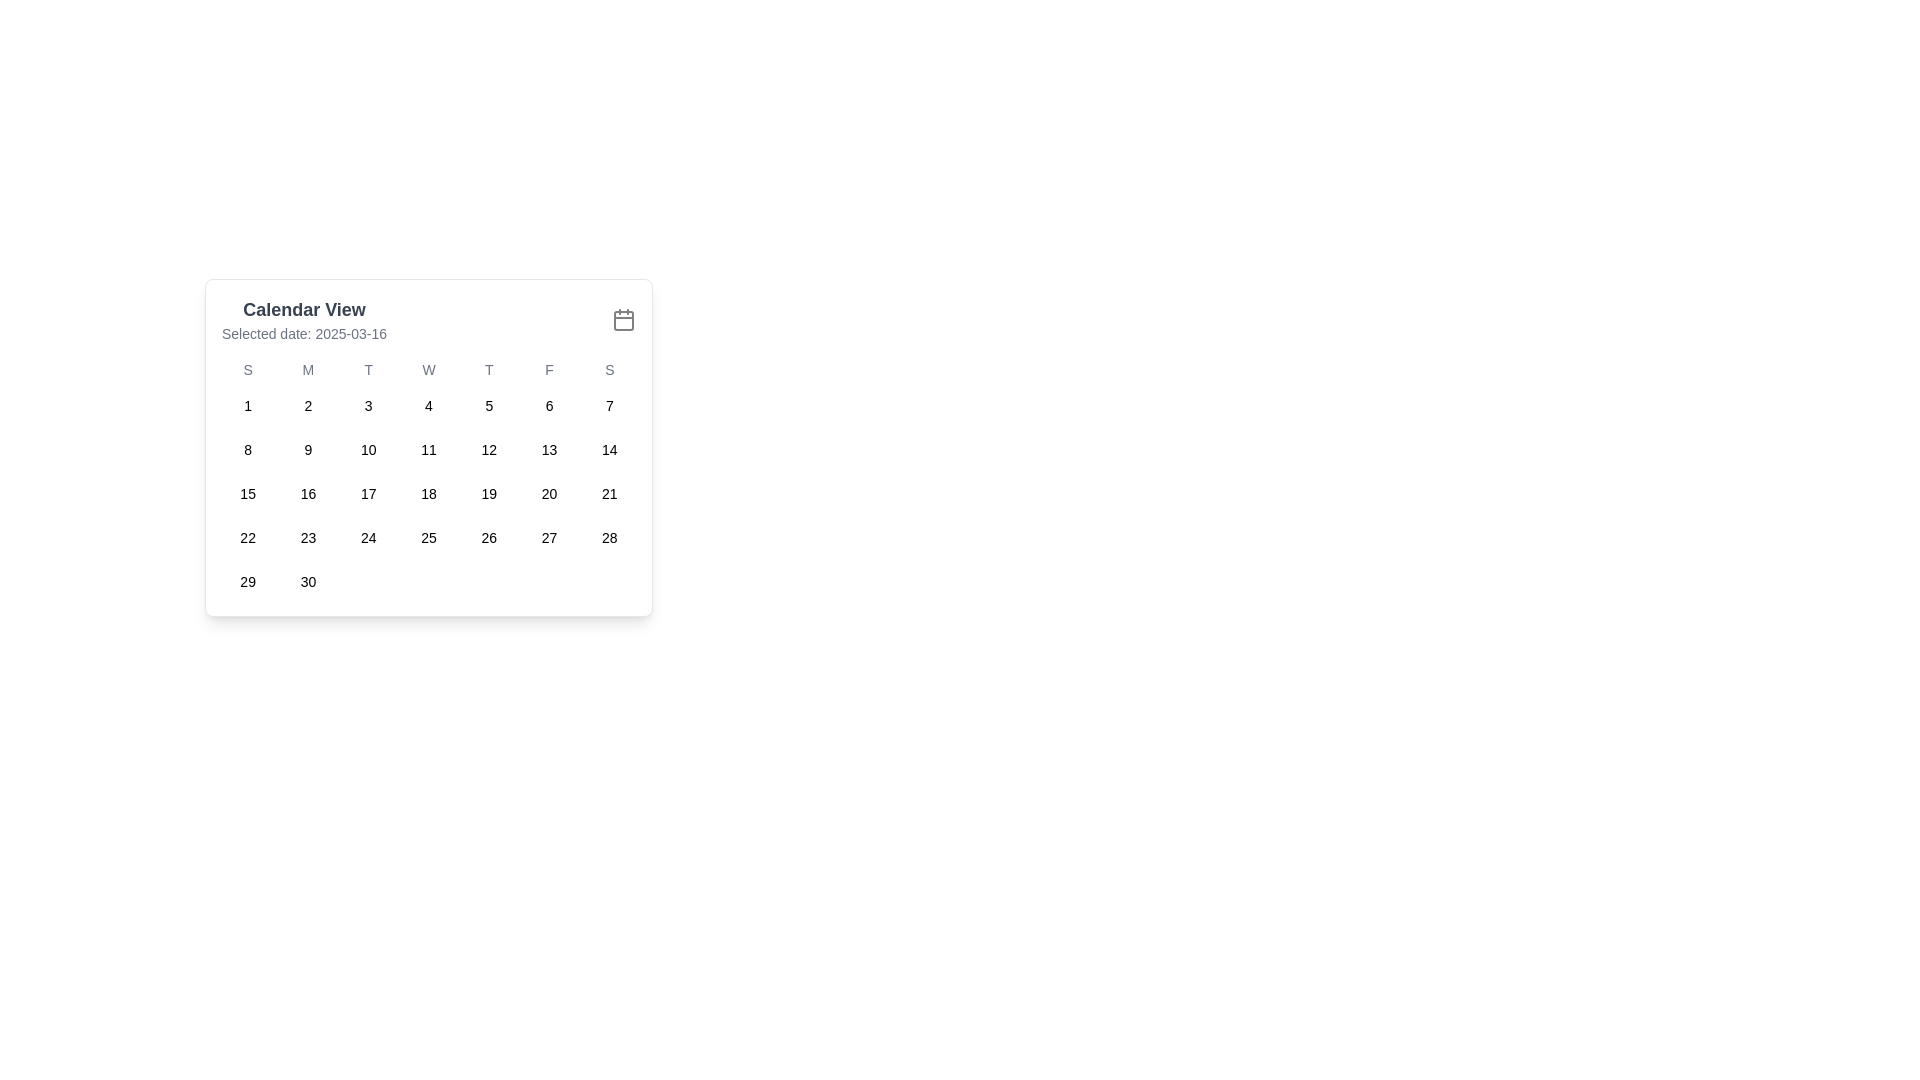  I want to click on the calendar cell representing the 25th day of the month, so click(427, 536).